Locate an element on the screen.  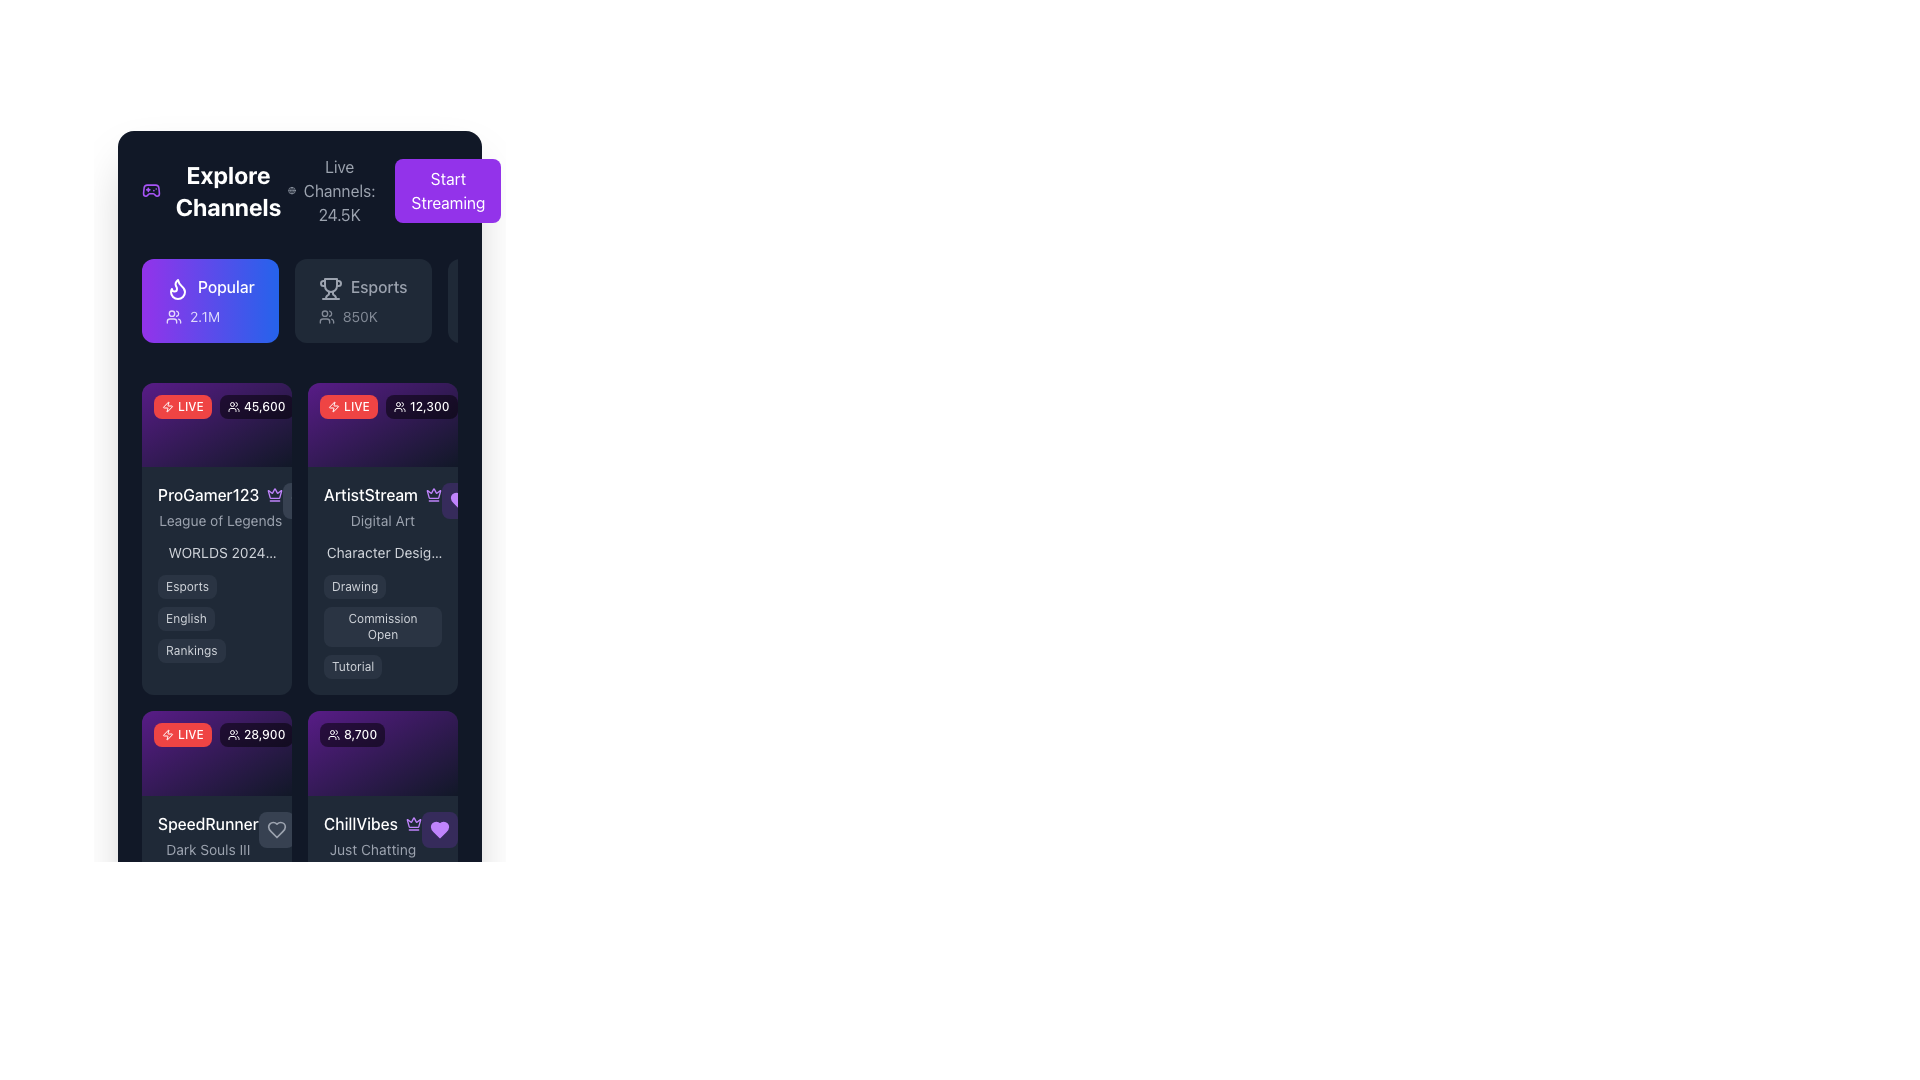
the static text label located directly below the 'ChillVibes' label in the user card is located at coordinates (373, 849).